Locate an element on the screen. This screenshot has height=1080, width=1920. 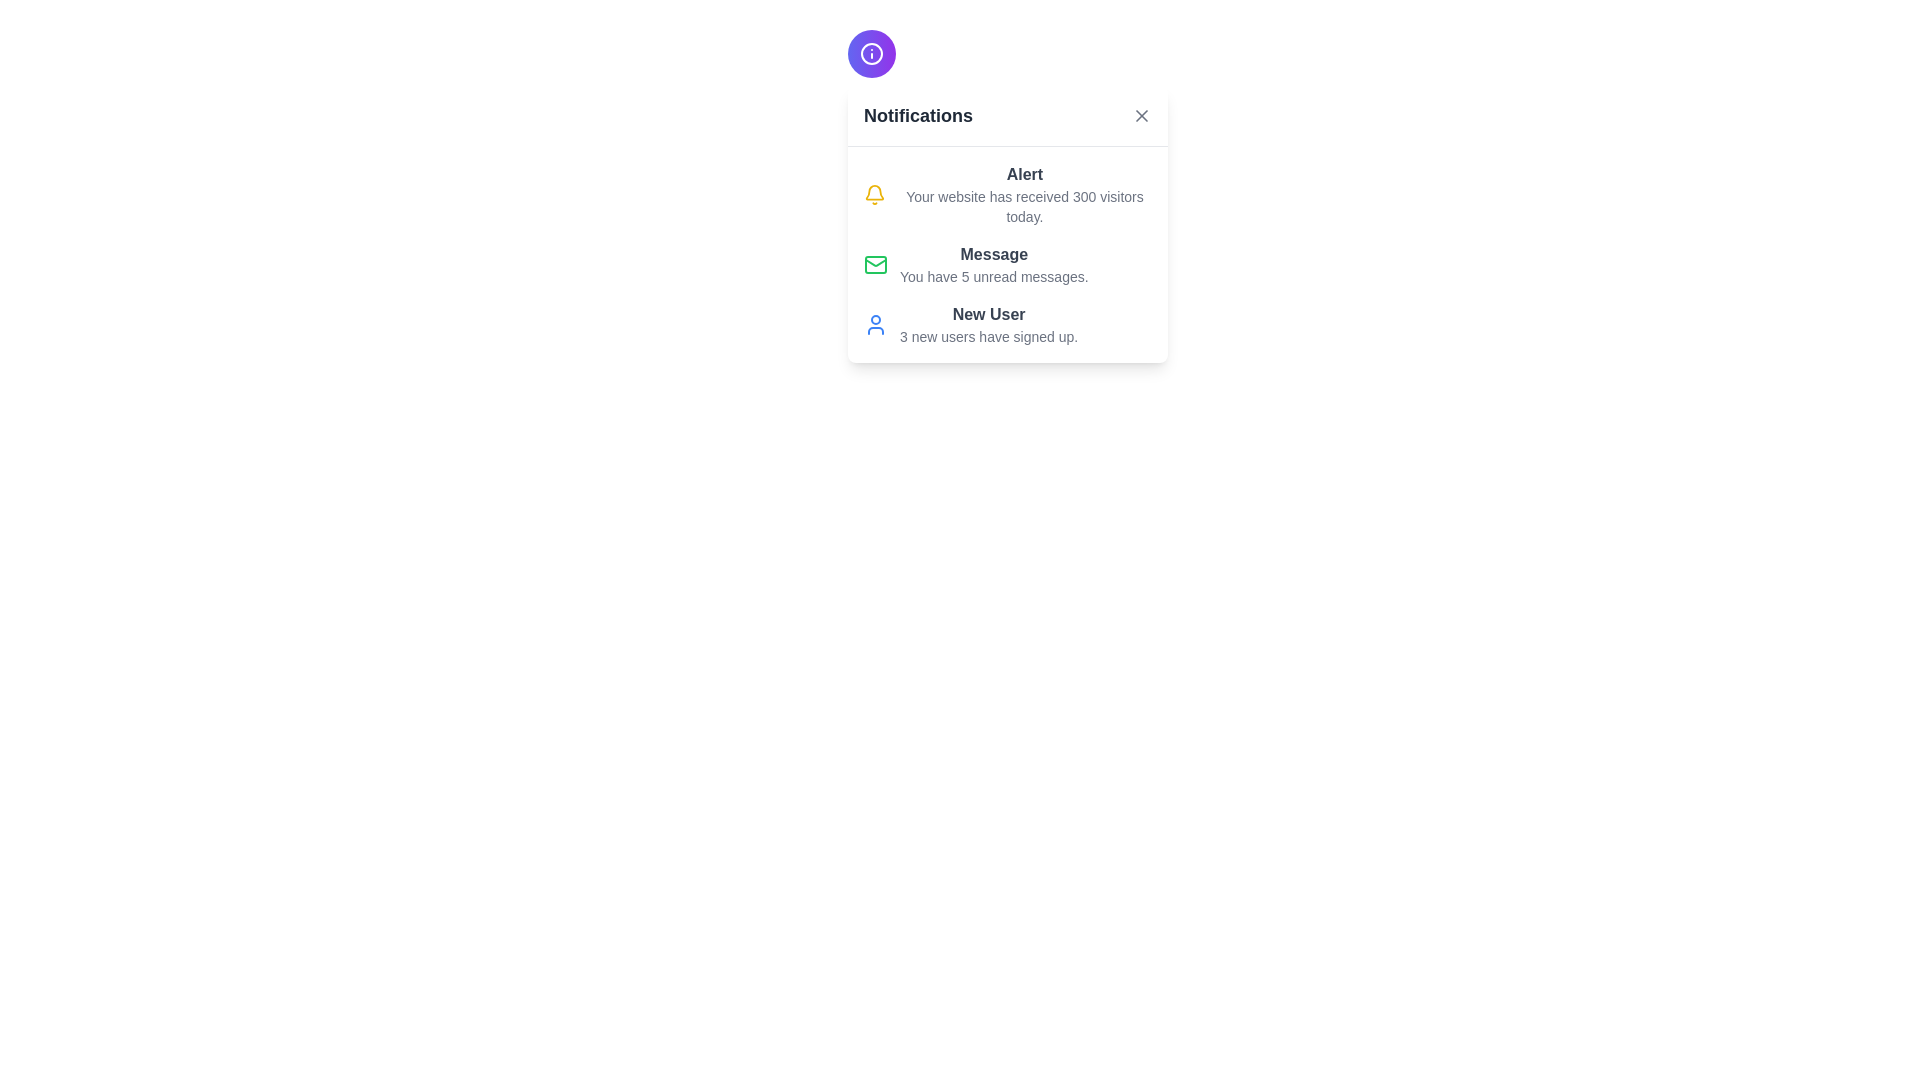
the close icon located near the top right of the notification panel is located at coordinates (1142, 115).